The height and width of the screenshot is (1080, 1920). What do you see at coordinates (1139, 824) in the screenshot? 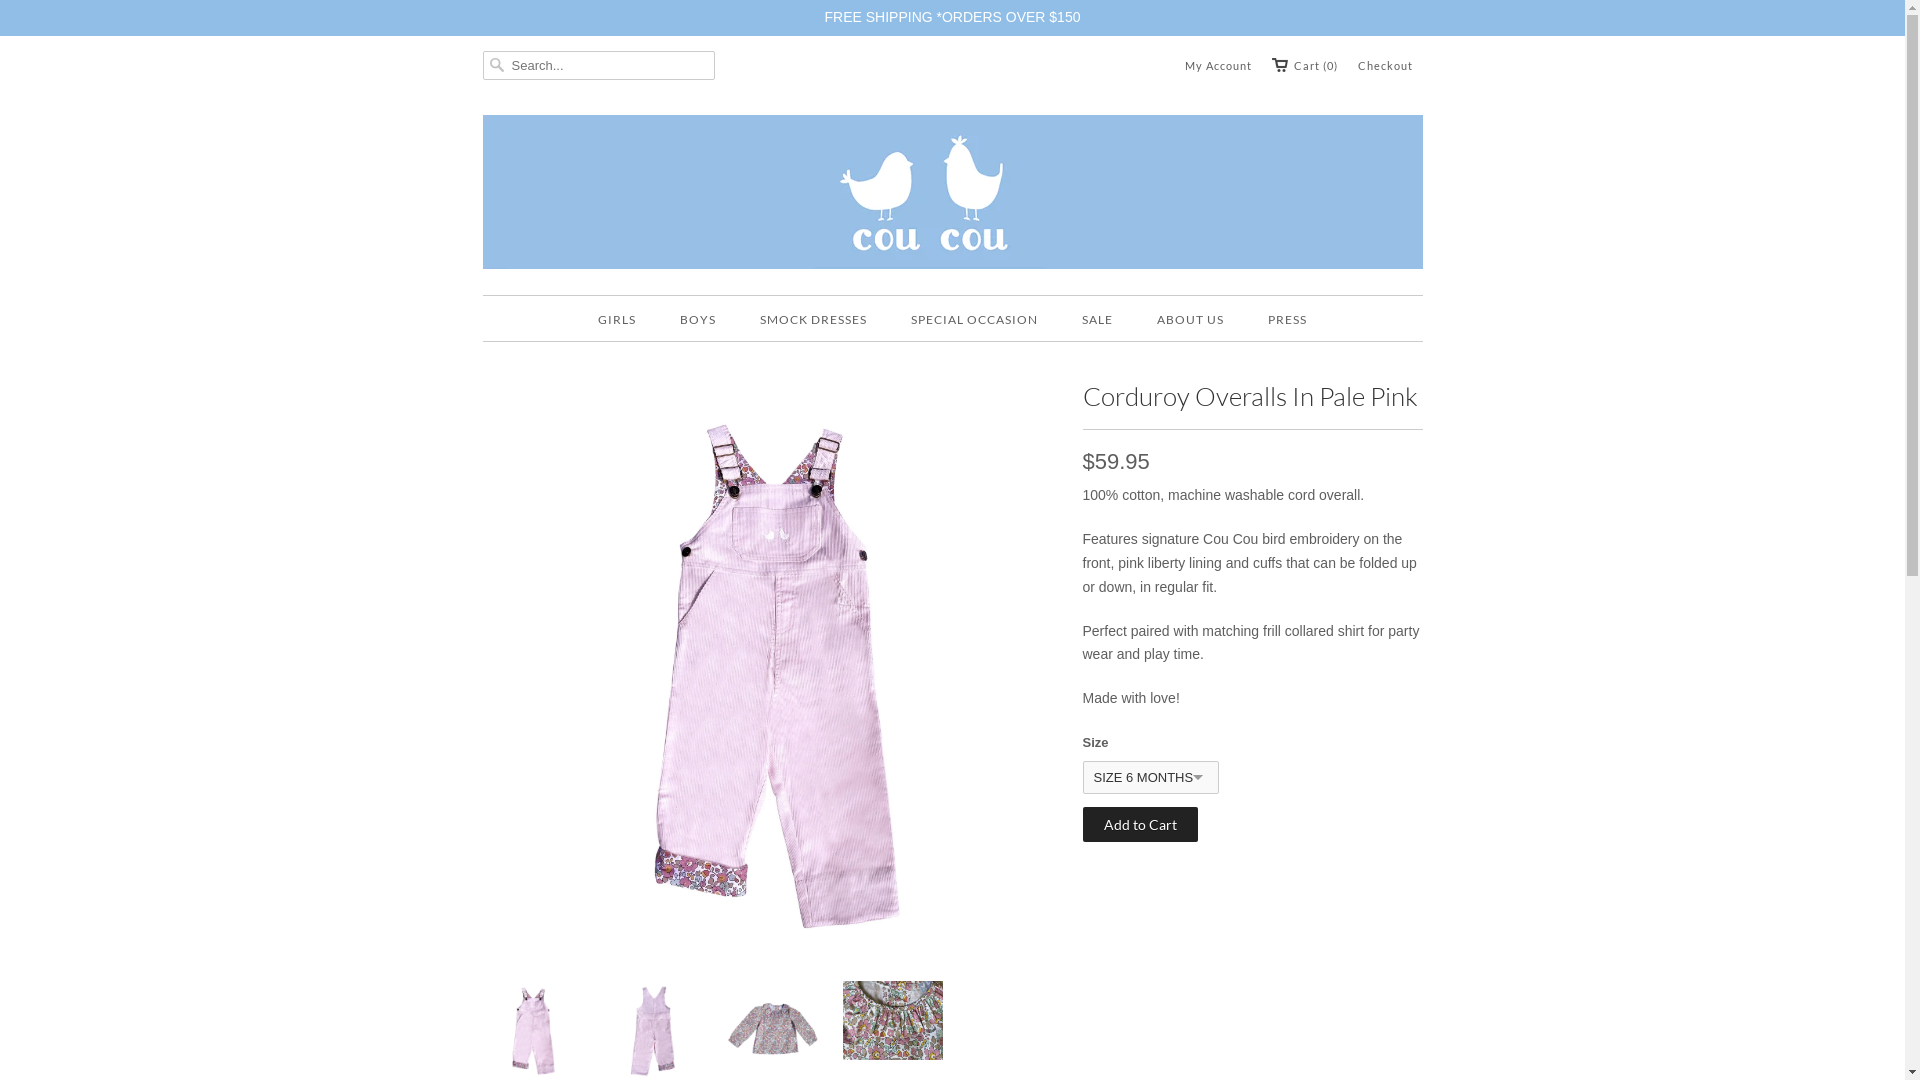
I see `'Add to Cart'` at bounding box center [1139, 824].